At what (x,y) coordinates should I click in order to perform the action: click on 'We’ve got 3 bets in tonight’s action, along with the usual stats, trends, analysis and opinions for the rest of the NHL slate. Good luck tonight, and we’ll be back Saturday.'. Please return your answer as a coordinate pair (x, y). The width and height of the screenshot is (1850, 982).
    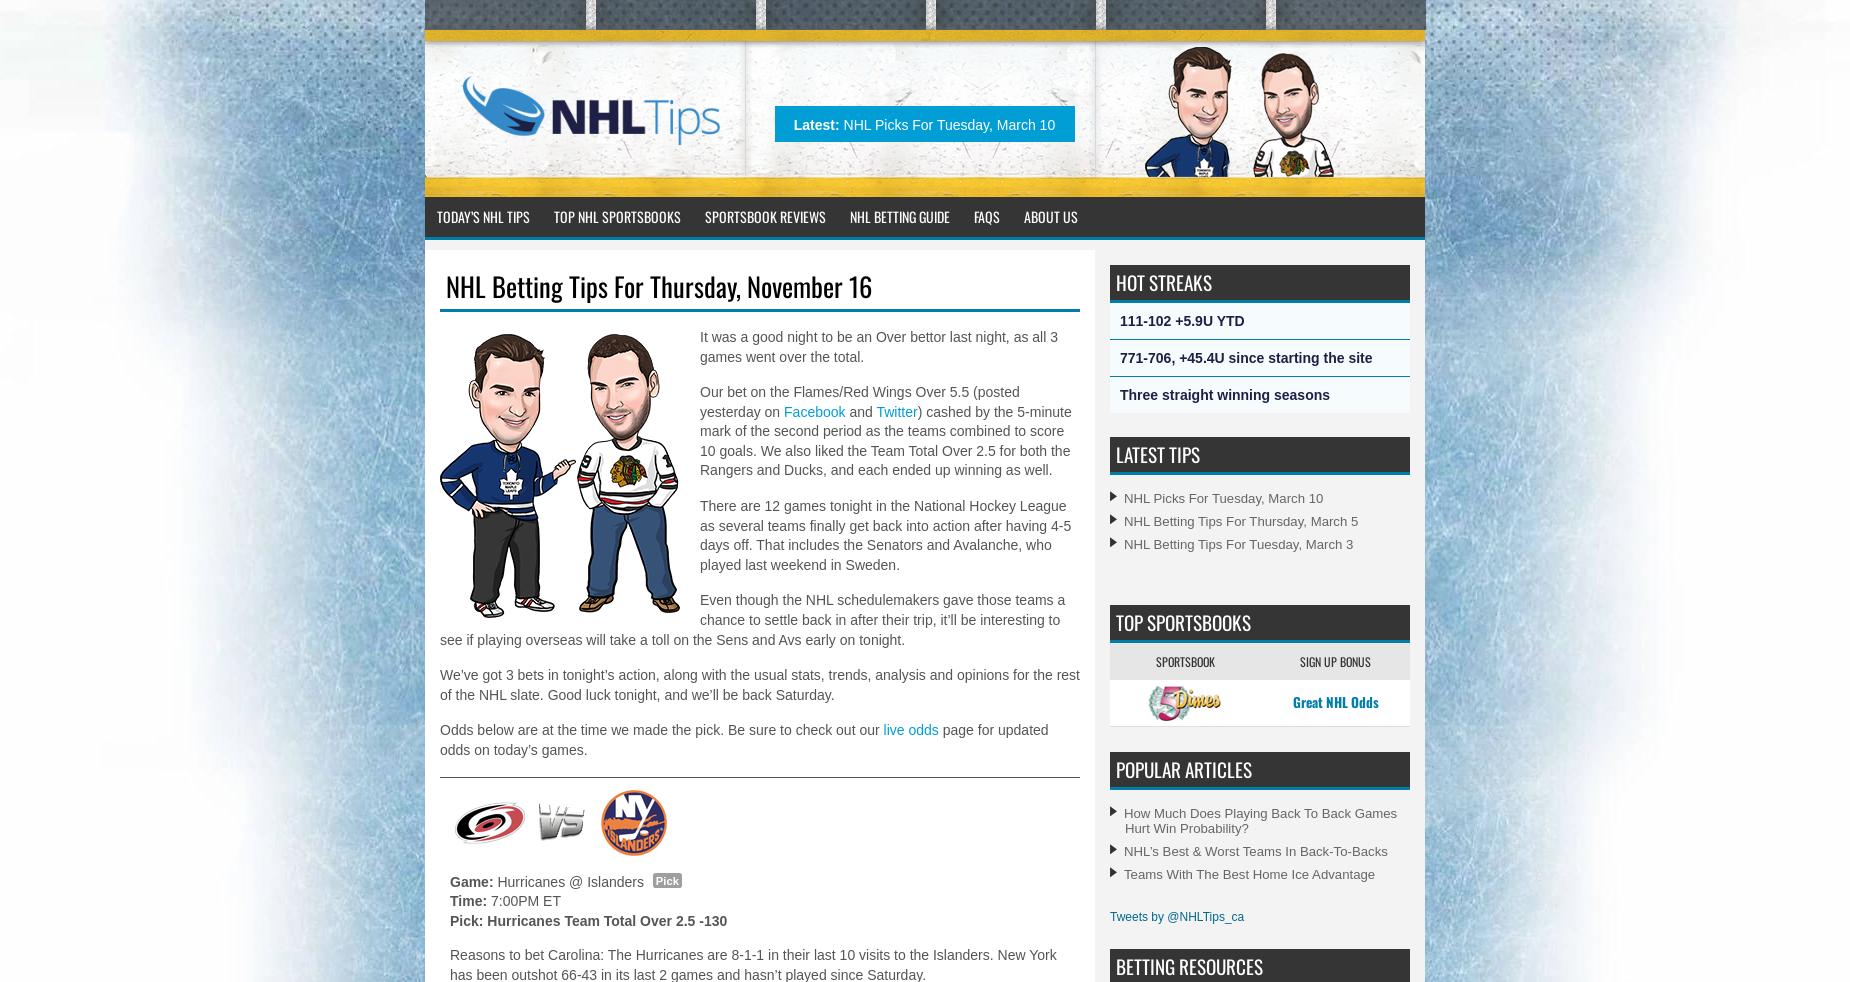
    Looking at the image, I should click on (438, 683).